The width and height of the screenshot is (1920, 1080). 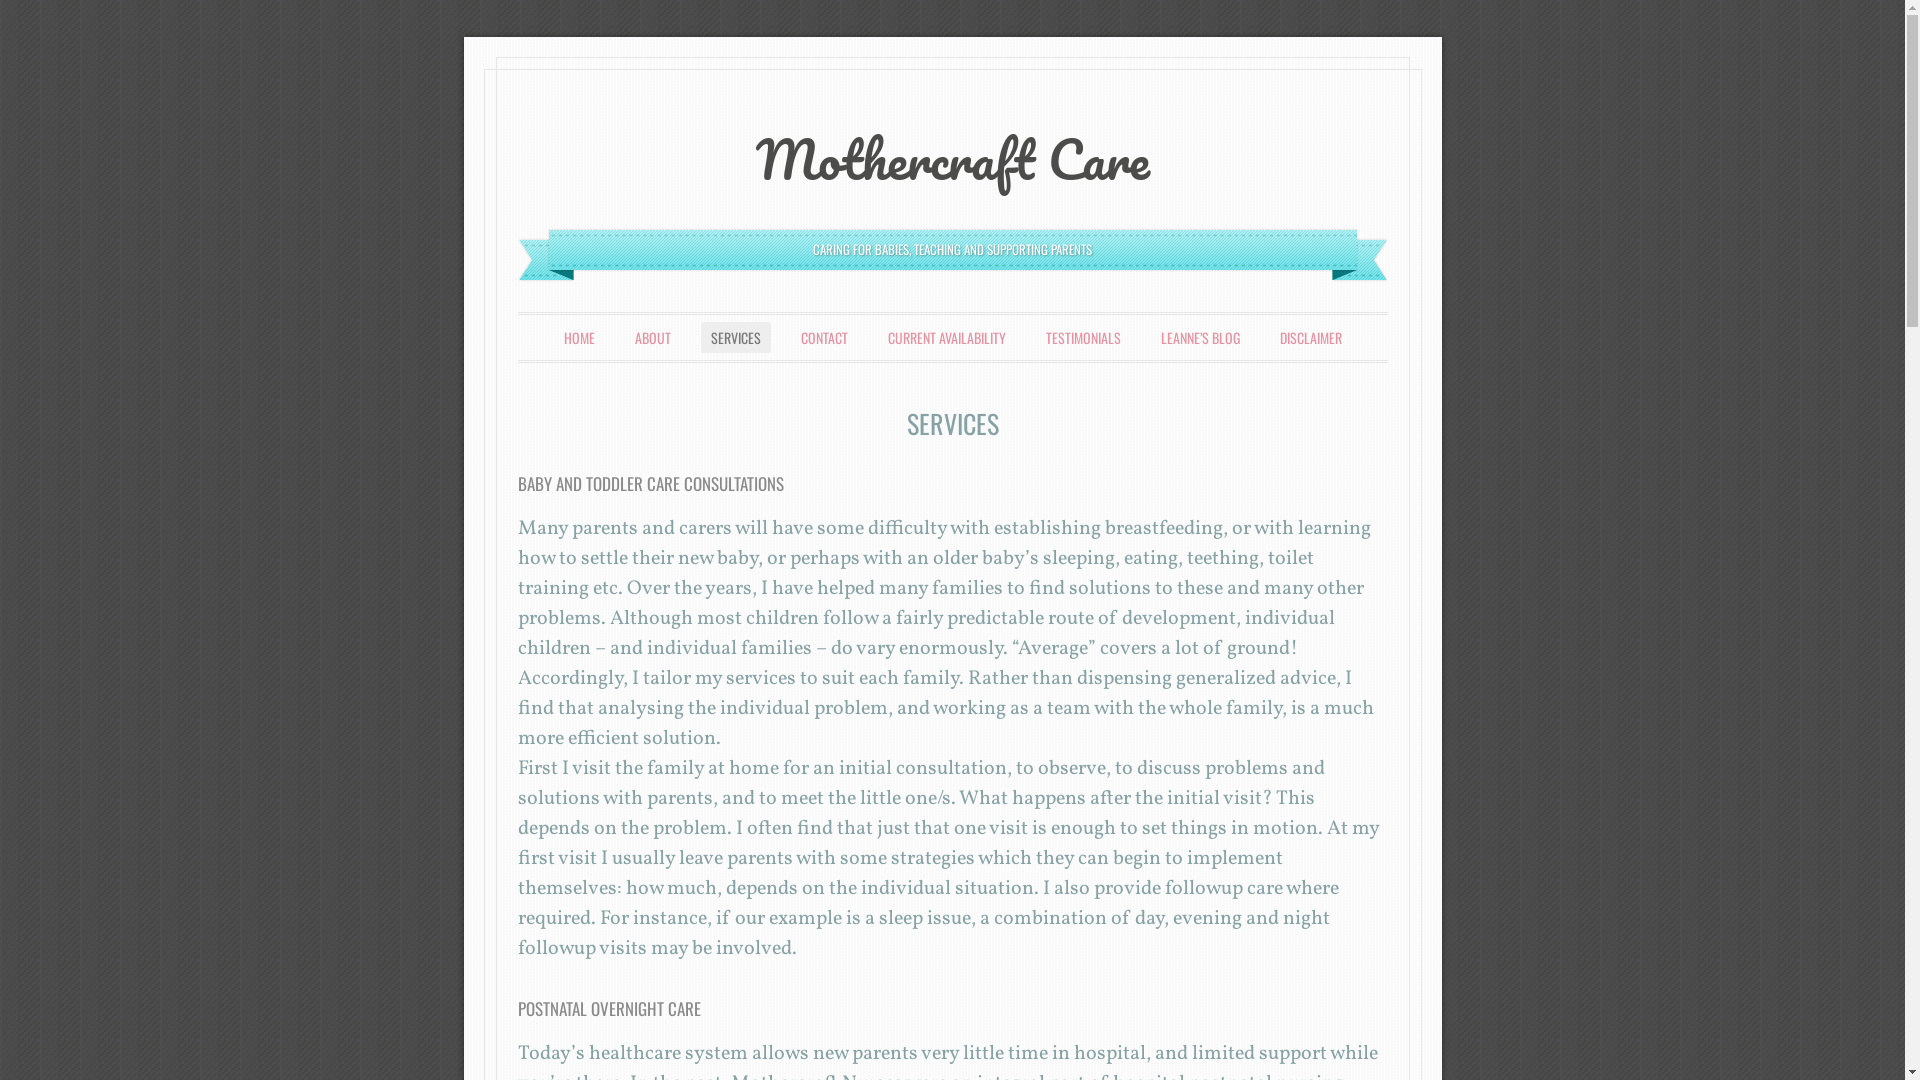 I want to click on 'SKIP TO CONTENT', so click(x=582, y=336).